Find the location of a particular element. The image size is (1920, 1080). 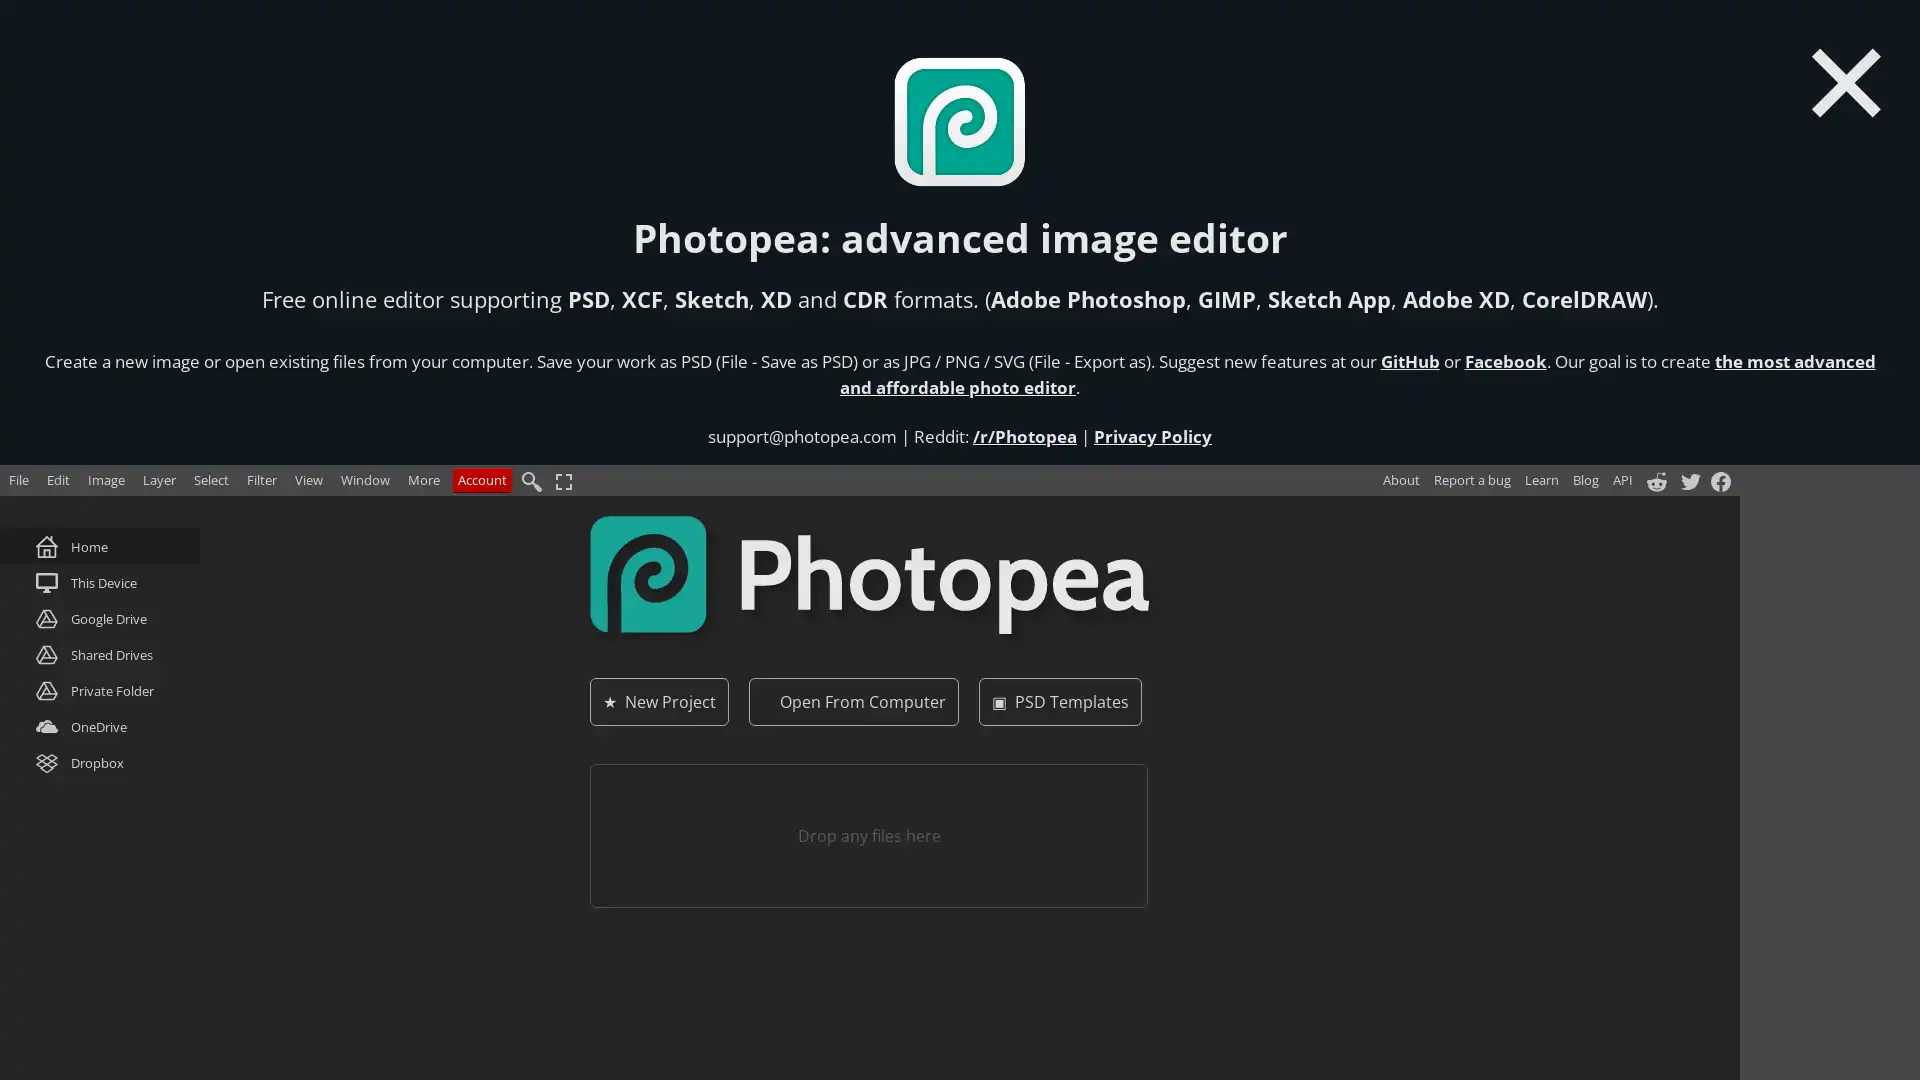

Blog is located at coordinates (1584, 15).